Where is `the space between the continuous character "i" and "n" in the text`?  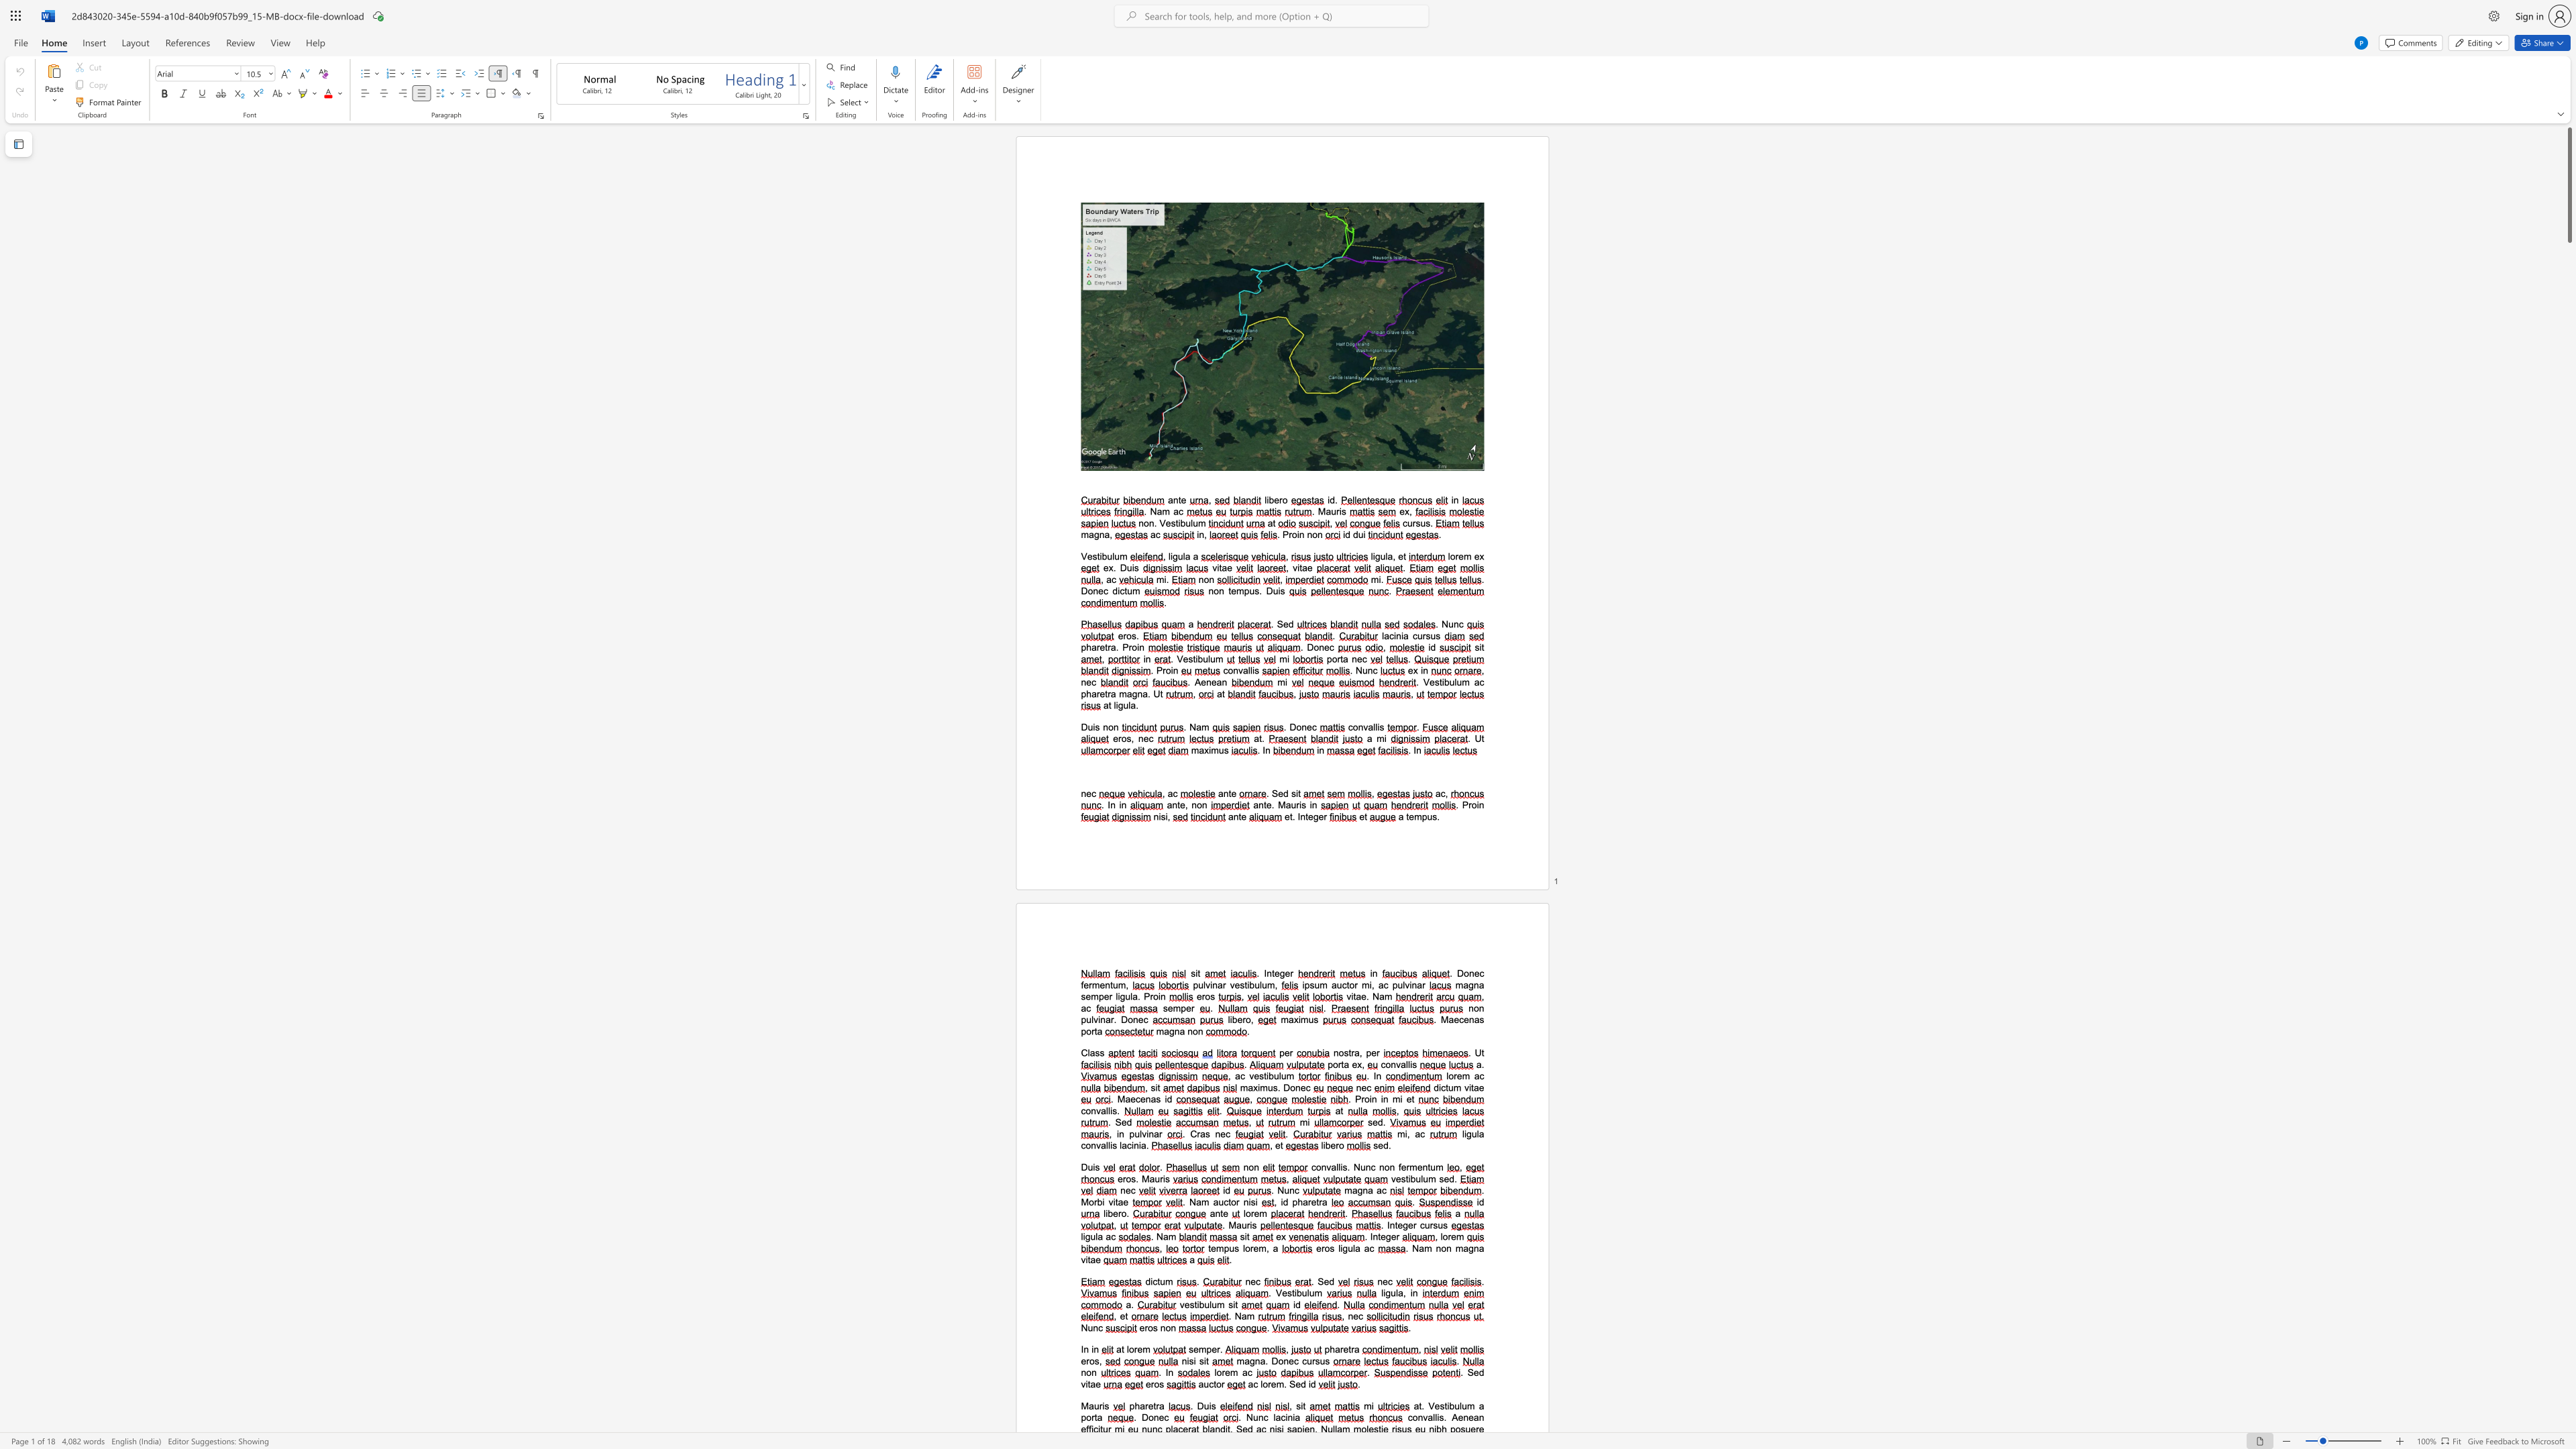
the space between the continuous character "i" and "n" in the text is located at coordinates (1312, 805).